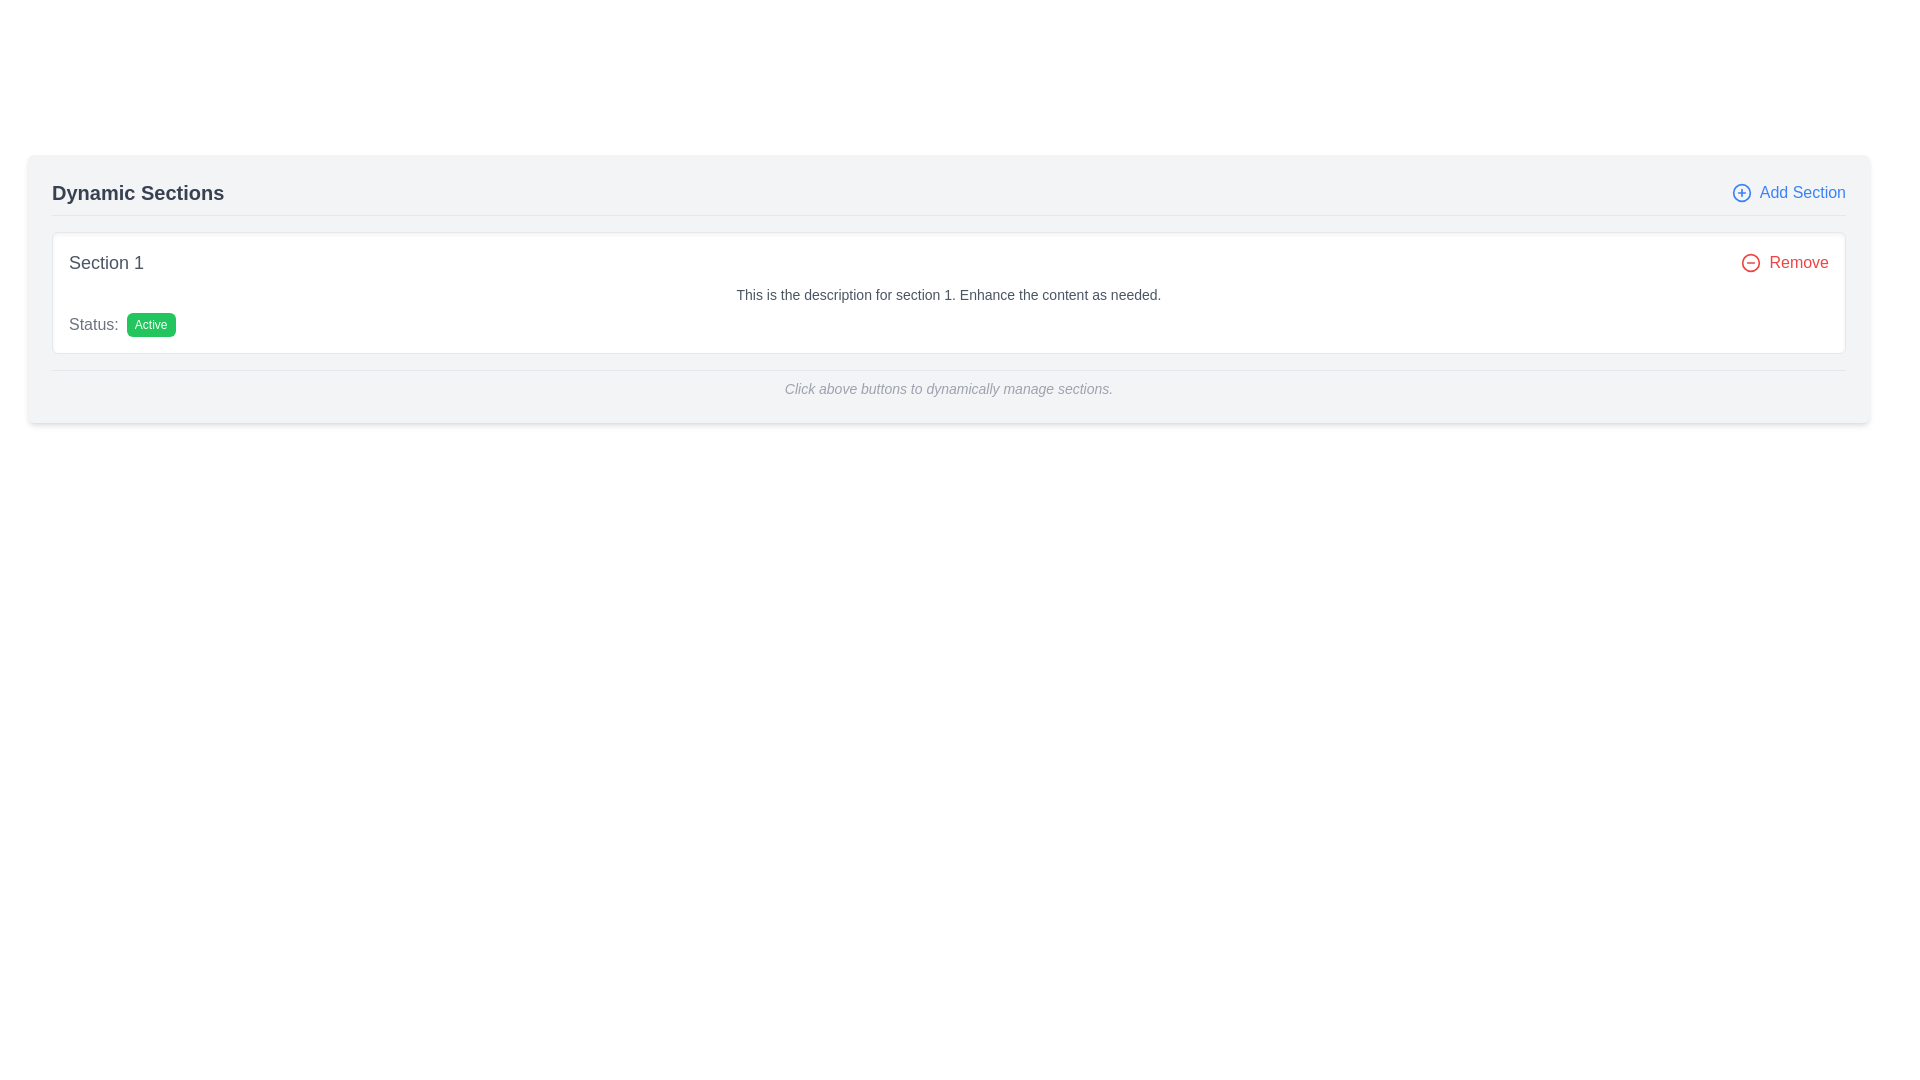 This screenshot has width=1920, height=1080. Describe the element at coordinates (1799, 261) in the screenshot. I see `the 'Remove' text label, which is styled in a bold, red font and is located to the right of a circular minus icon in 'Section 1'` at that location.